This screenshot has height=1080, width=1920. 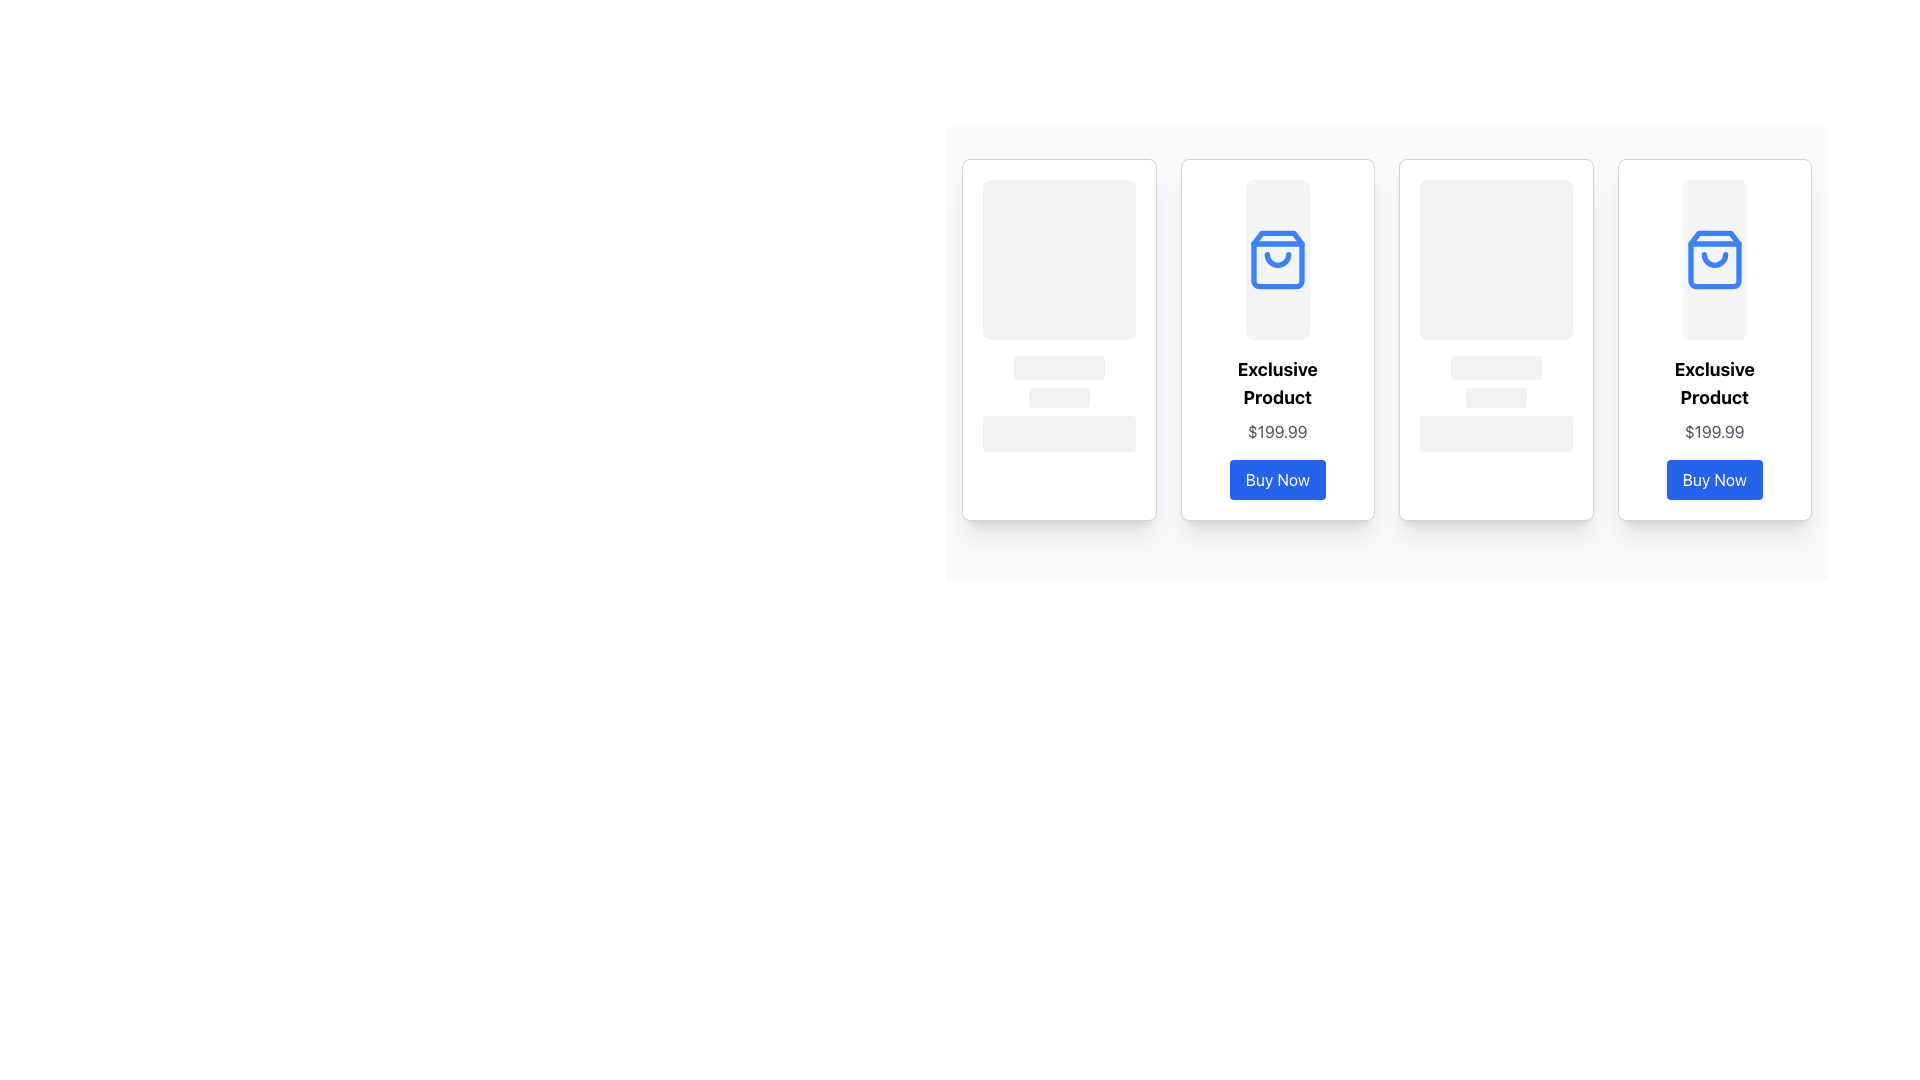 I want to click on the decorative visual element located in the second card from the left, positioned above the 'Exclusive Product' text and centered horizontally within the card, so click(x=1276, y=258).